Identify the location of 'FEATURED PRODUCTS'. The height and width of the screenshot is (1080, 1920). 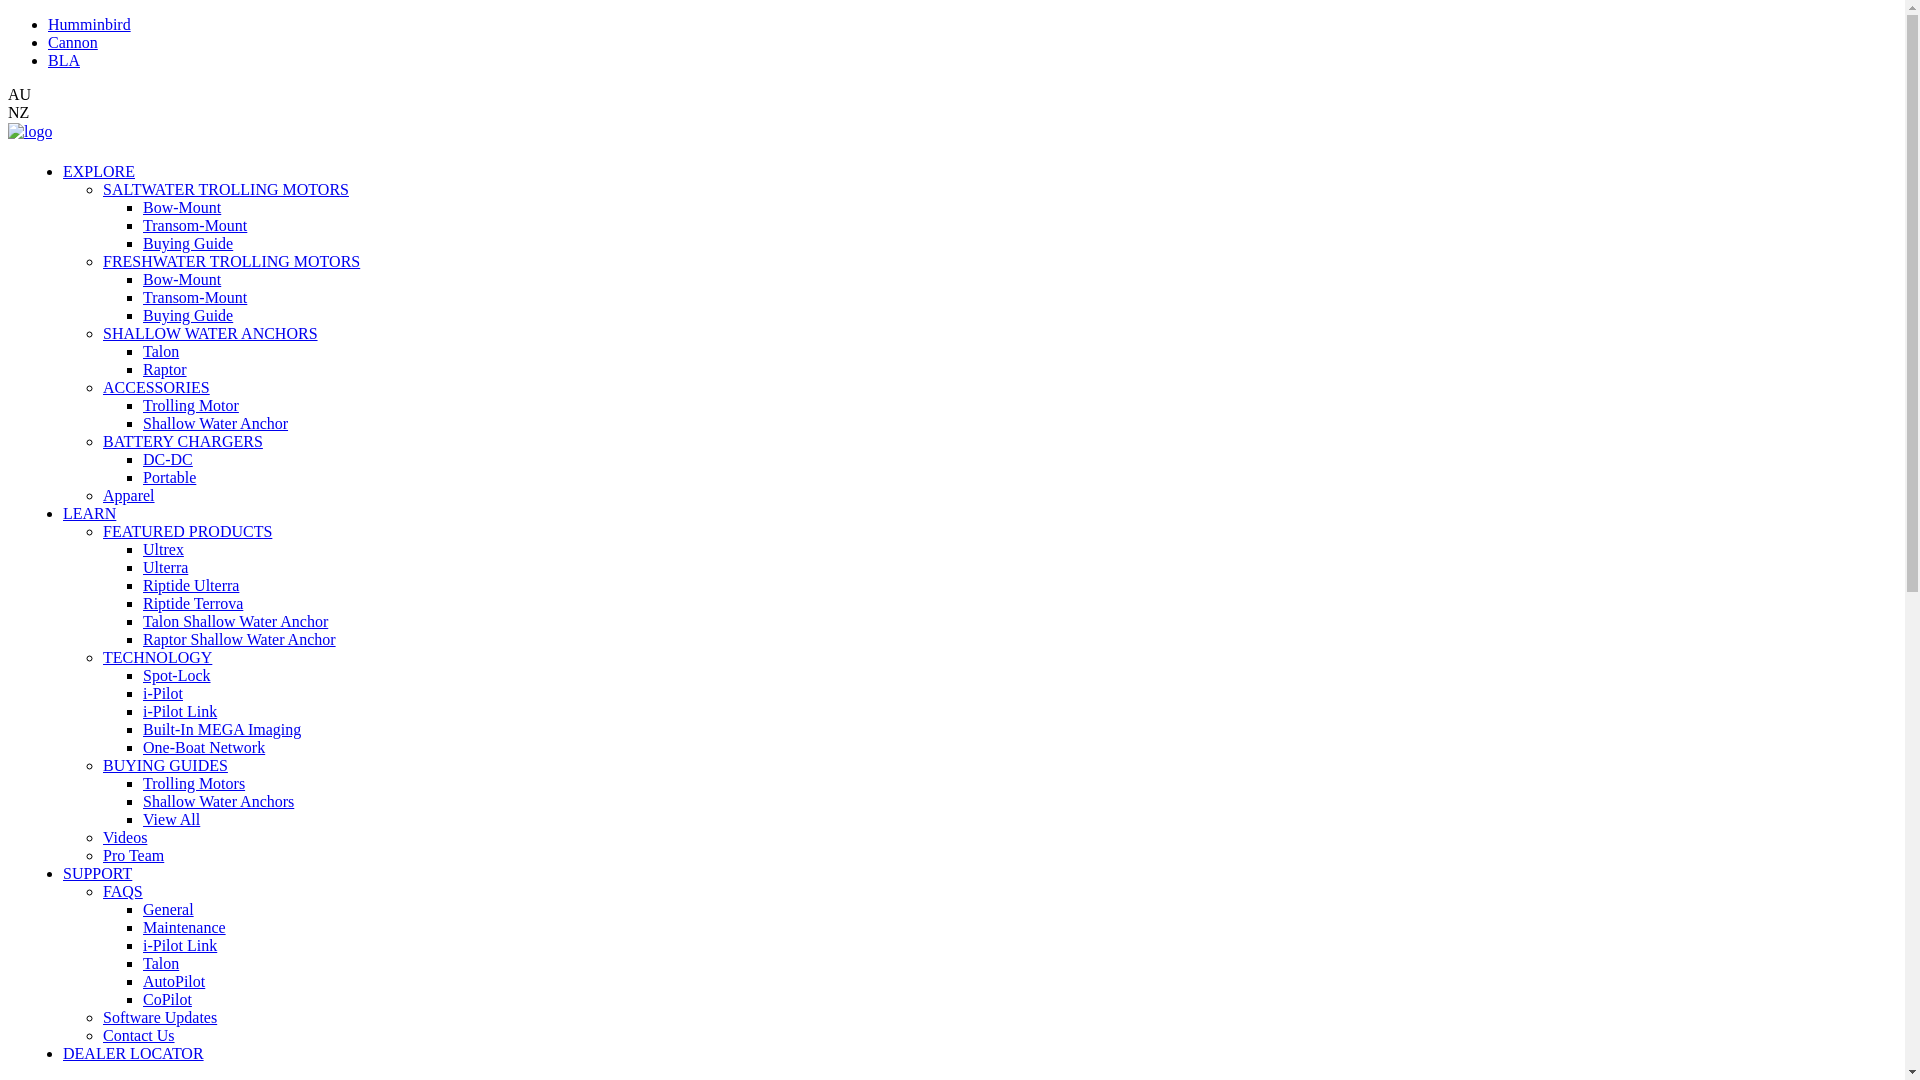
(187, 530).